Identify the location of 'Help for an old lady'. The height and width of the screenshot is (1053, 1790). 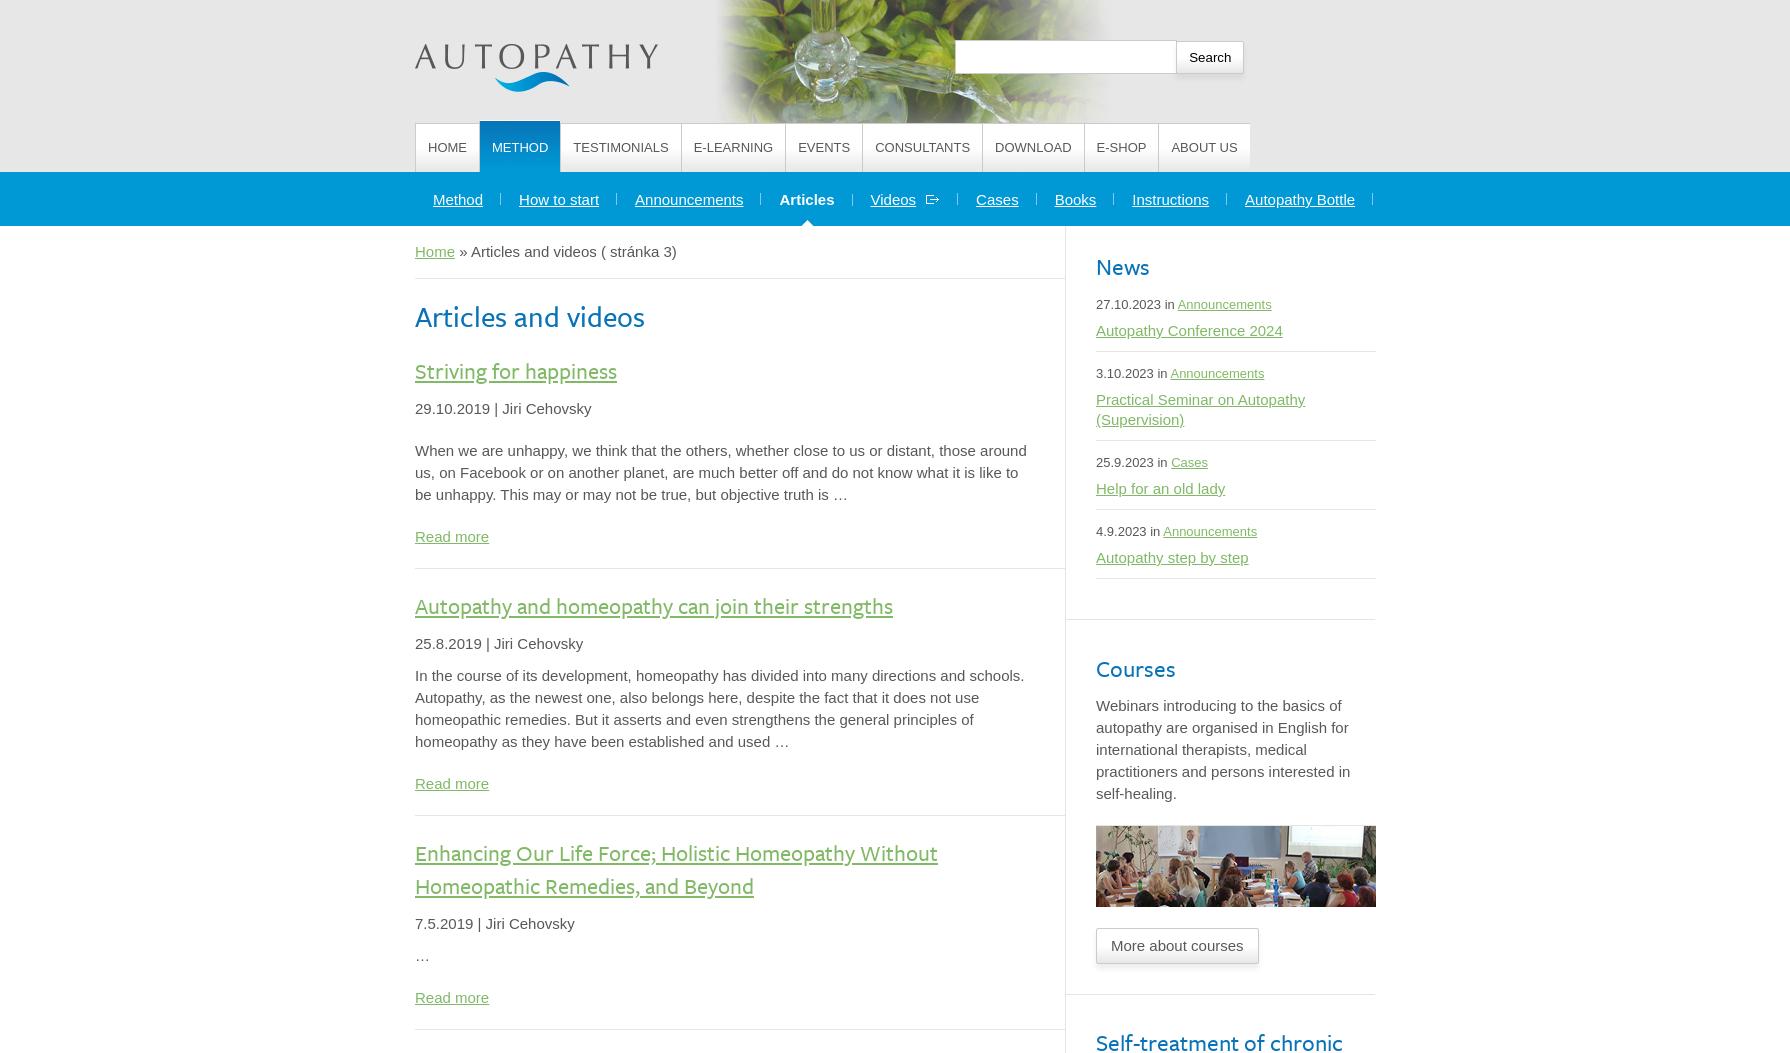
(1160, 488).